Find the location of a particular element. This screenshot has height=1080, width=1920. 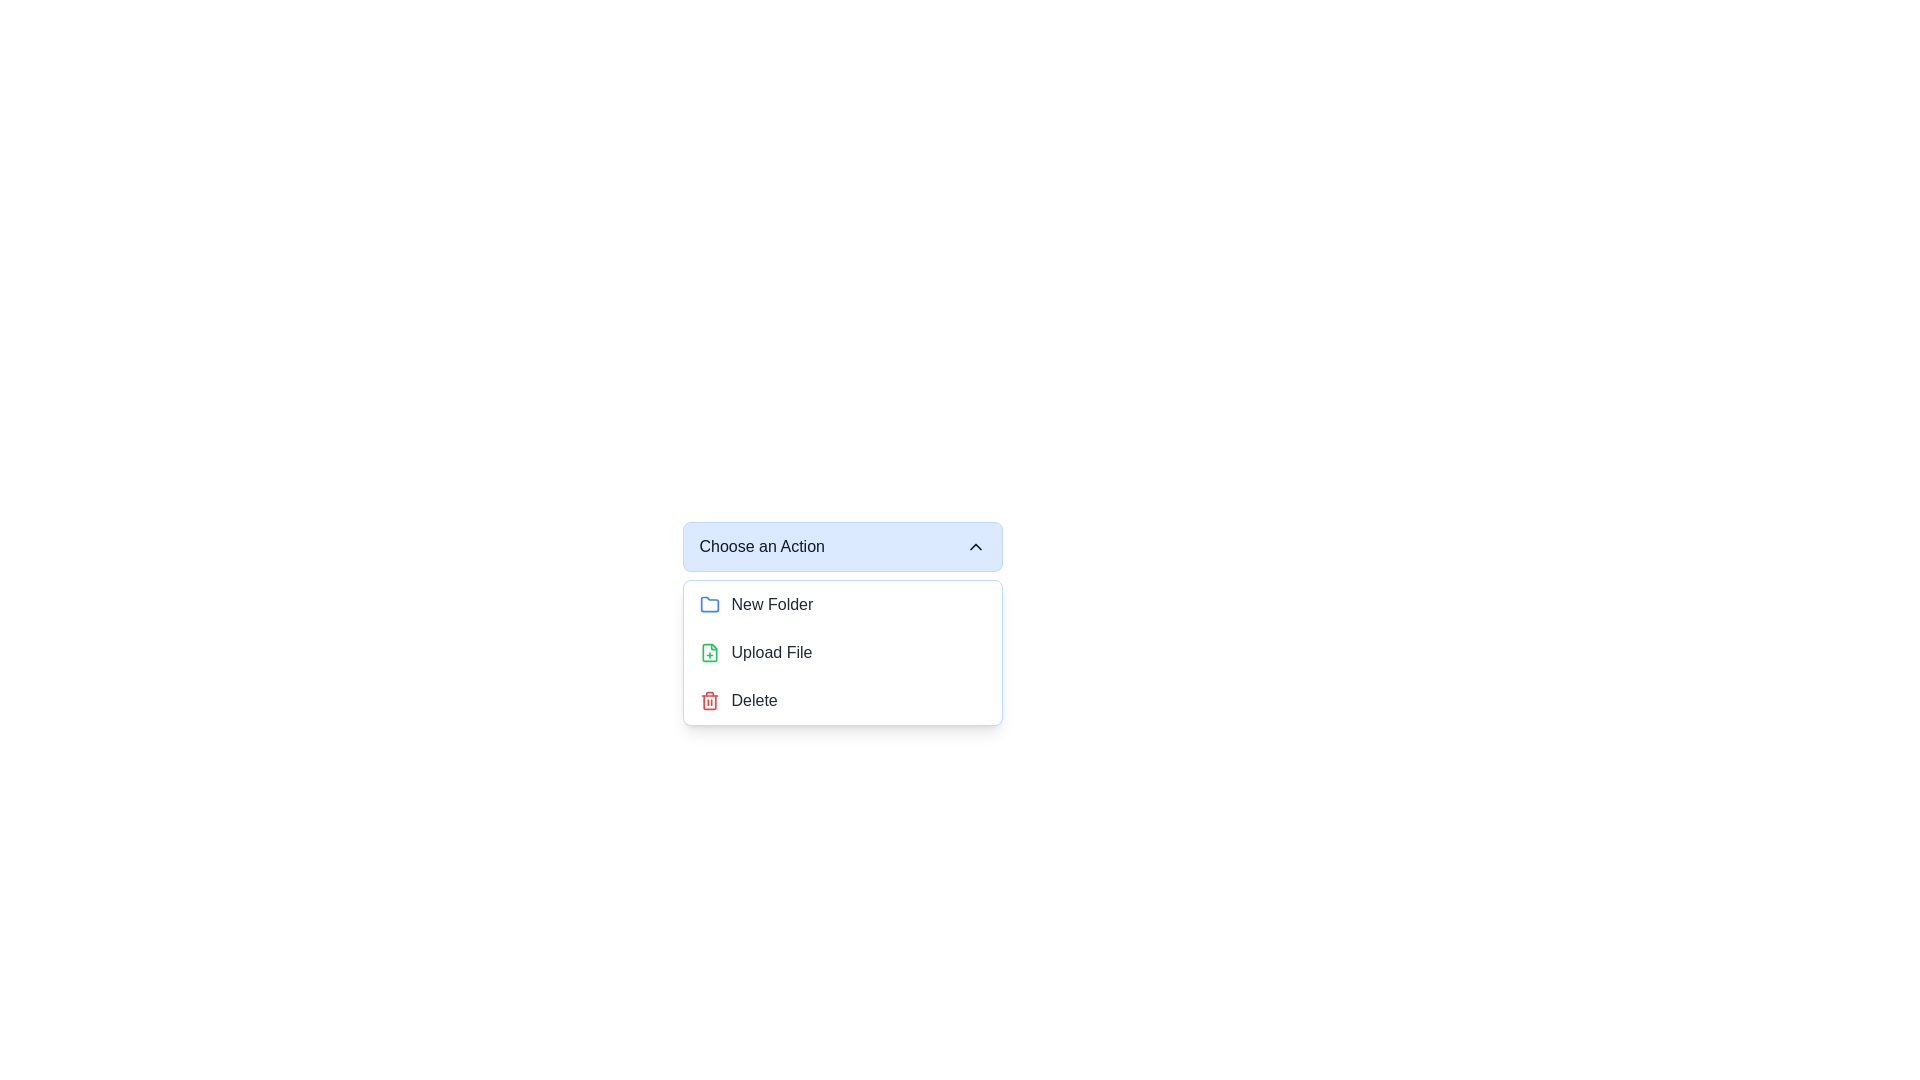

the green document icon with a plus sign, located to the left of the 'Upload File' text in the dropdown menu under 'Choose an Action' is located at coordinates (709, 652).